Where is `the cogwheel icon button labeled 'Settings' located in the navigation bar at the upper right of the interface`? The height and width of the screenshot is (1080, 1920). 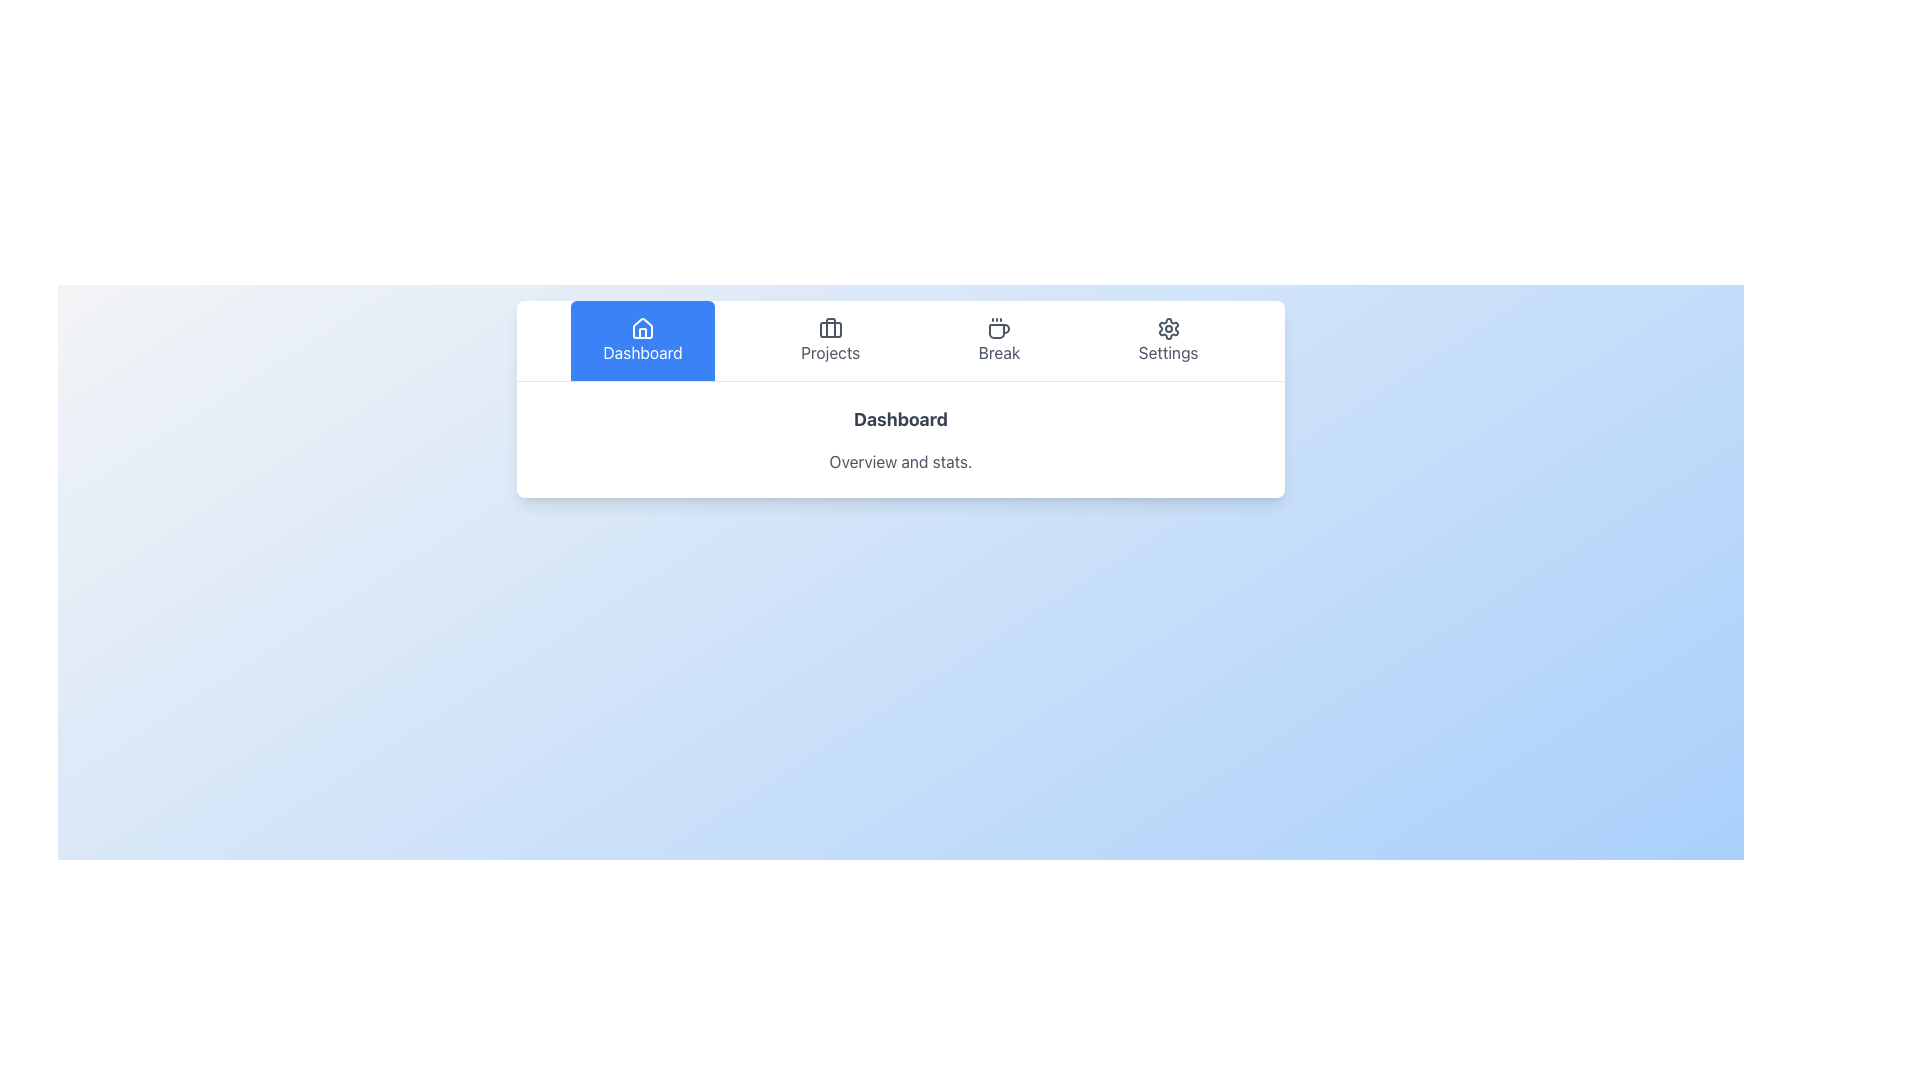
the cogwheel icon button labeled 'Settings' located in the navigation bar at the upper right of the interface is located at coordinates (1168, 327).